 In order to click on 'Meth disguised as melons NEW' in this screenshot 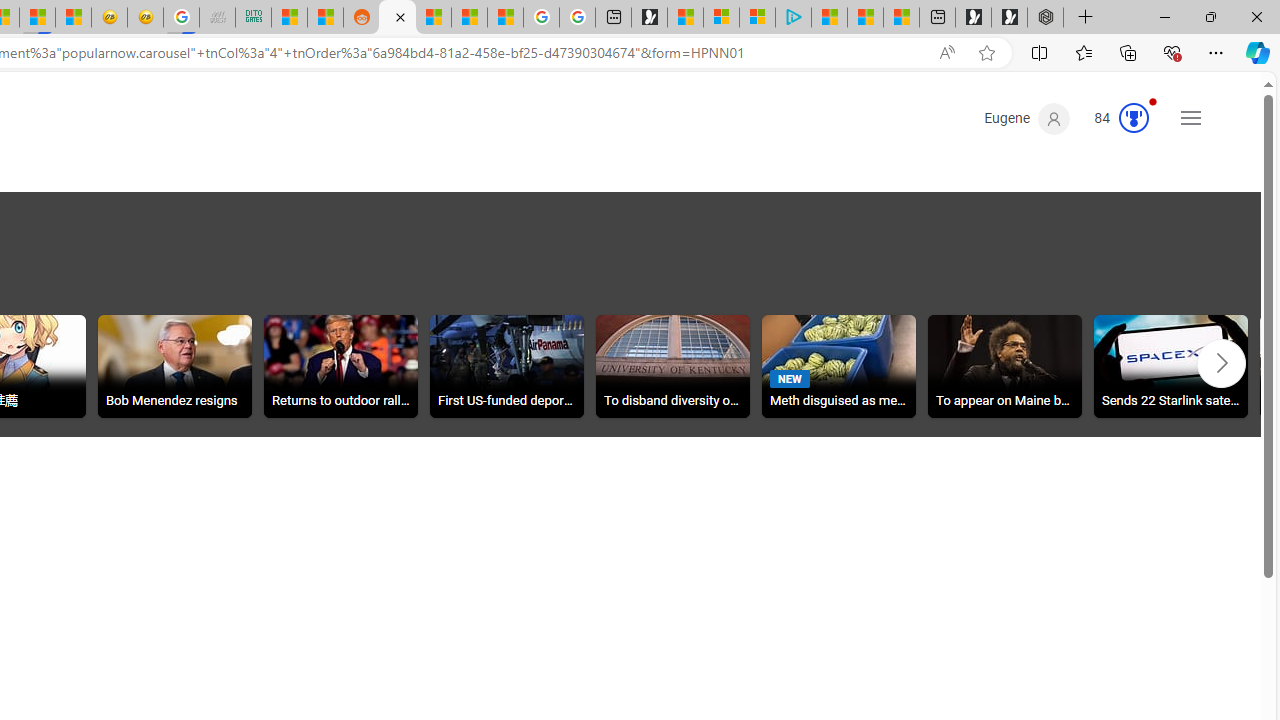, I will do `click(839, 366)`.